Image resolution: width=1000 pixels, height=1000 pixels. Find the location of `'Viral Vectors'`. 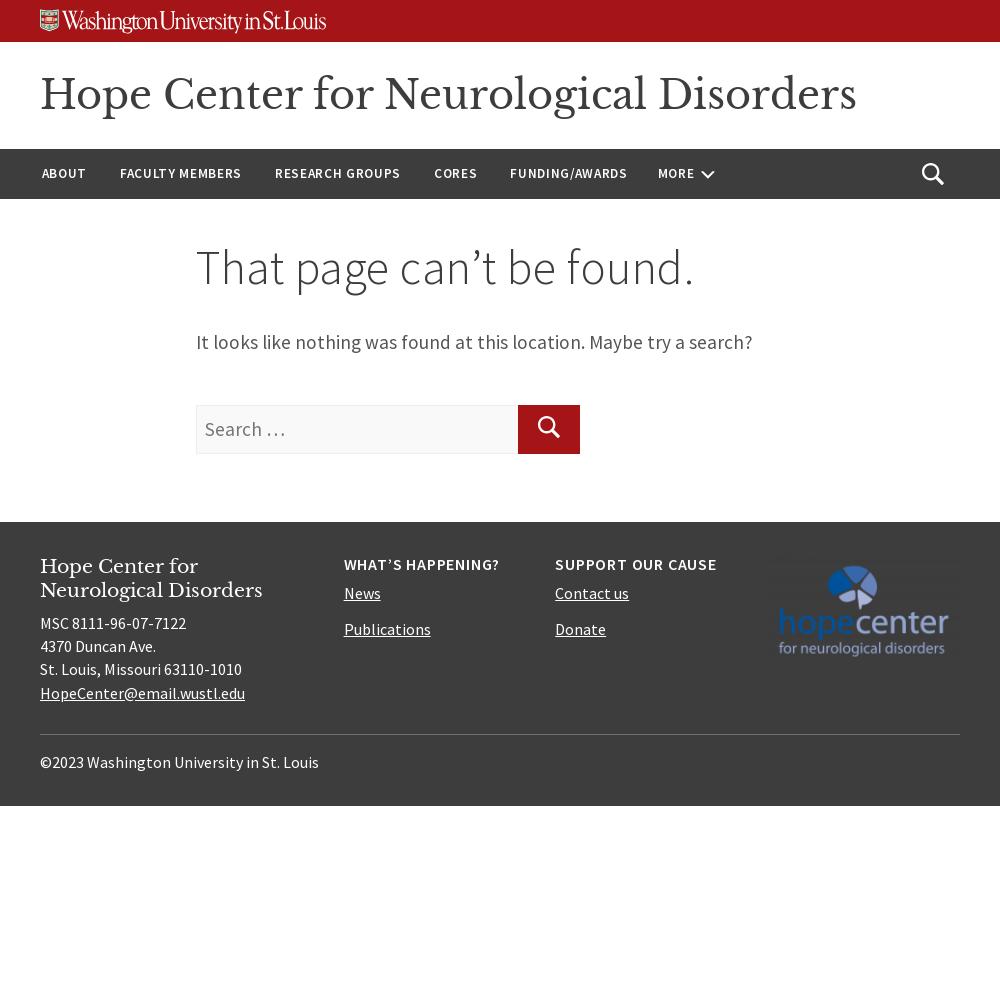

'Viral Vectors' is located at coordinates (481, 377).